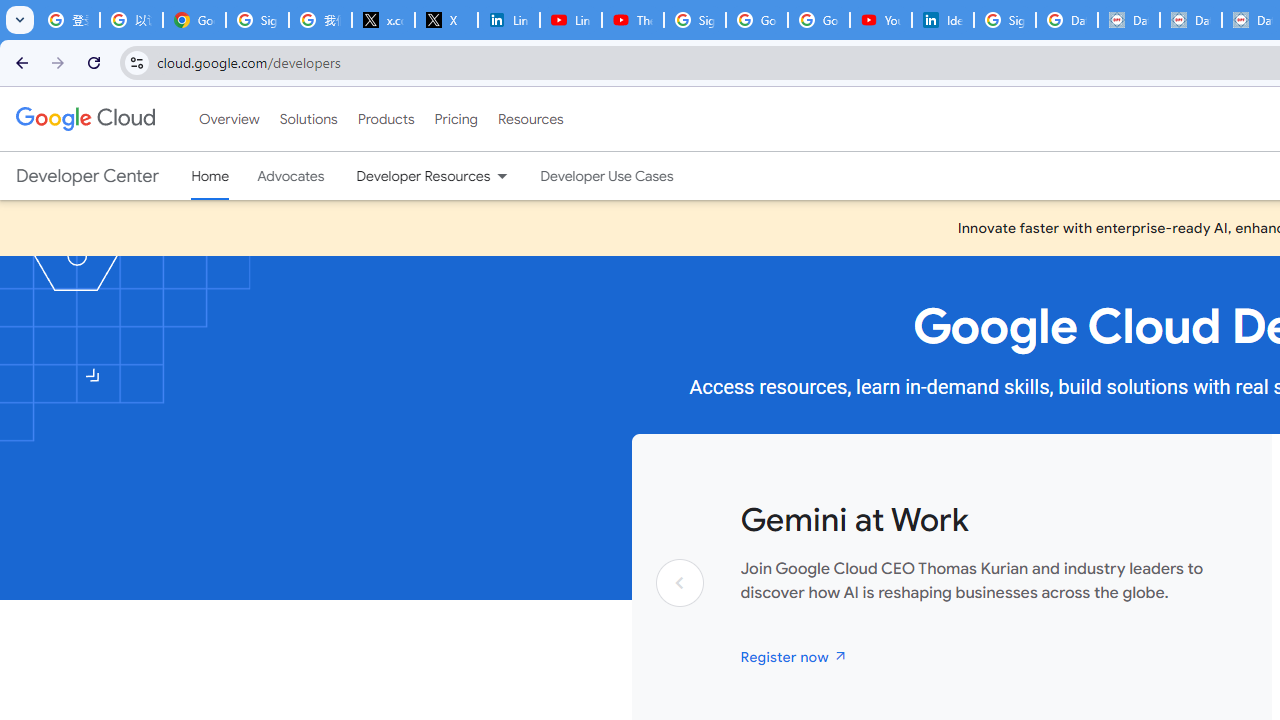  What do you see at coordinates (1128, 20) in the screenshot?
I see `'Data Privacy Framework'` at bounding box center [1128, 20].